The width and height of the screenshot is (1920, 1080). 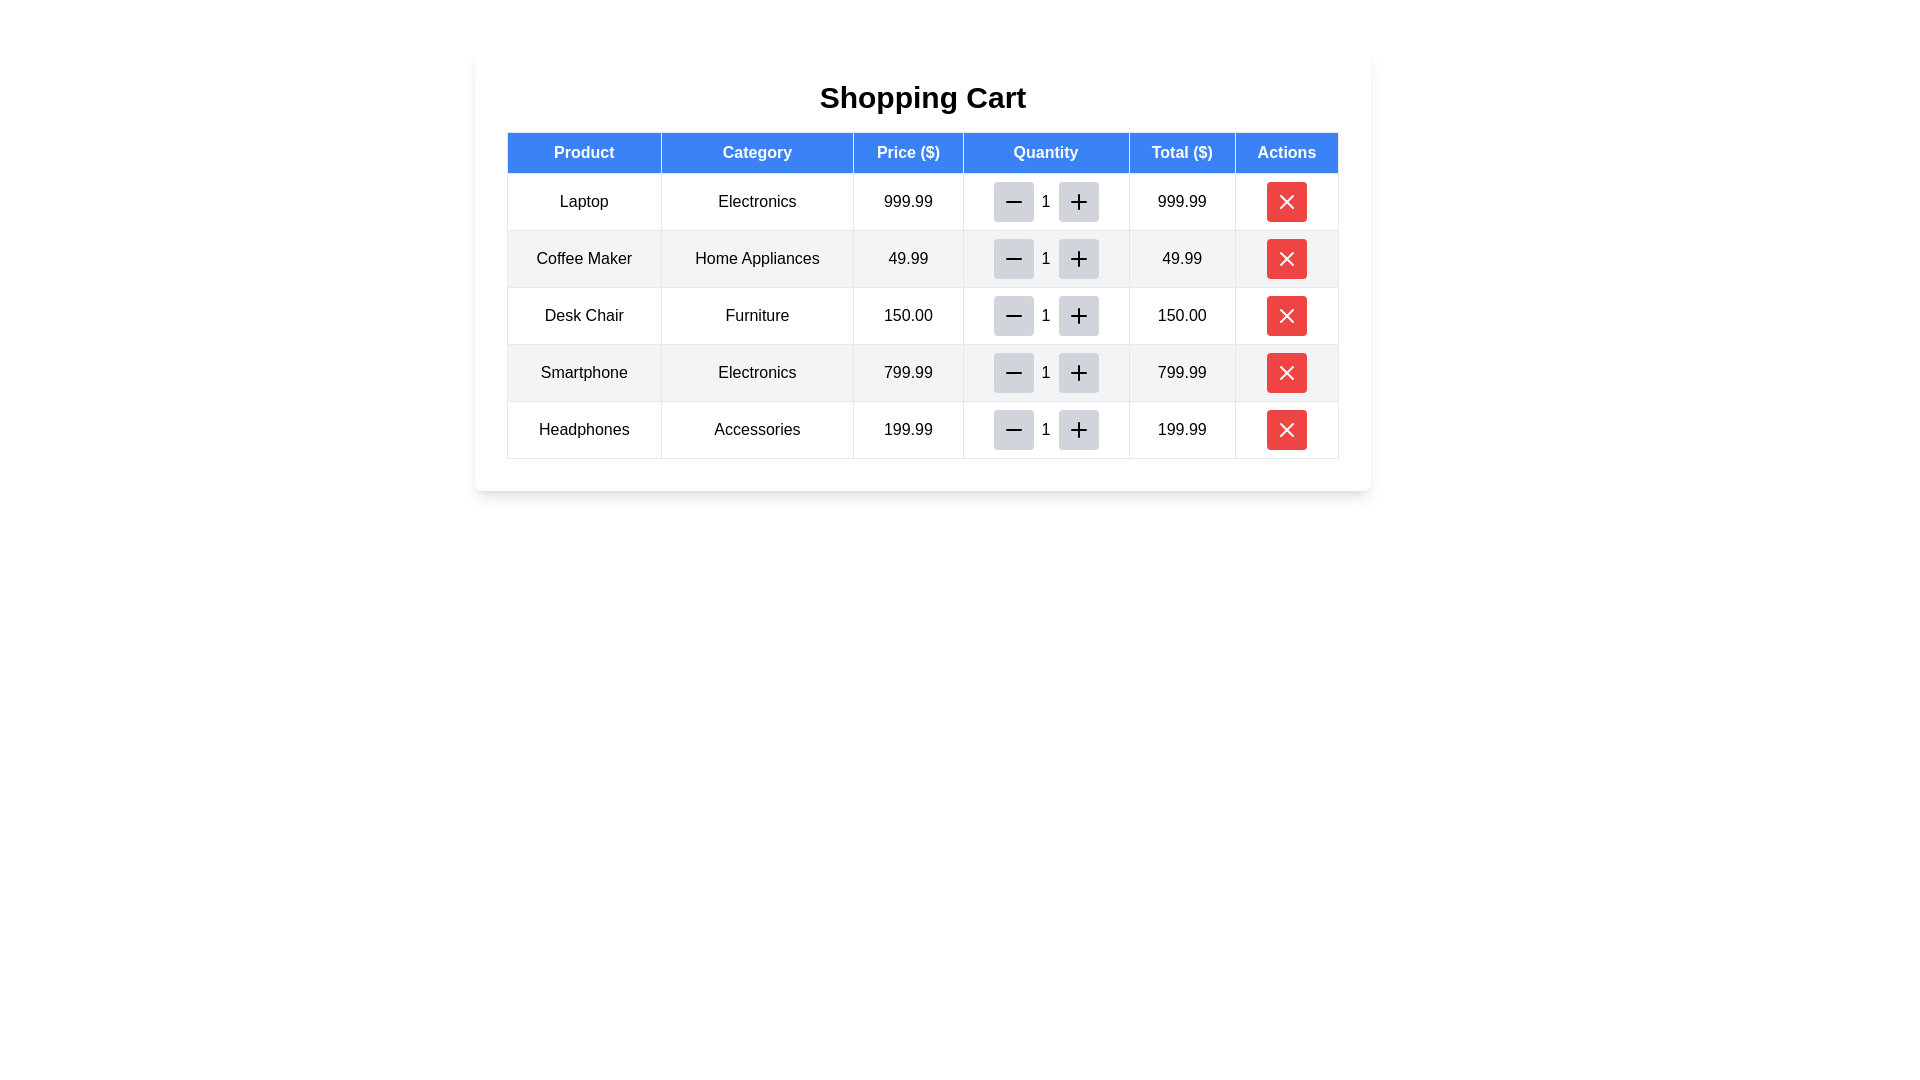 I want to click on the cross icon within the red square button in the 'Actions' column of the shopping cart table, so click(x=1286, y=373).